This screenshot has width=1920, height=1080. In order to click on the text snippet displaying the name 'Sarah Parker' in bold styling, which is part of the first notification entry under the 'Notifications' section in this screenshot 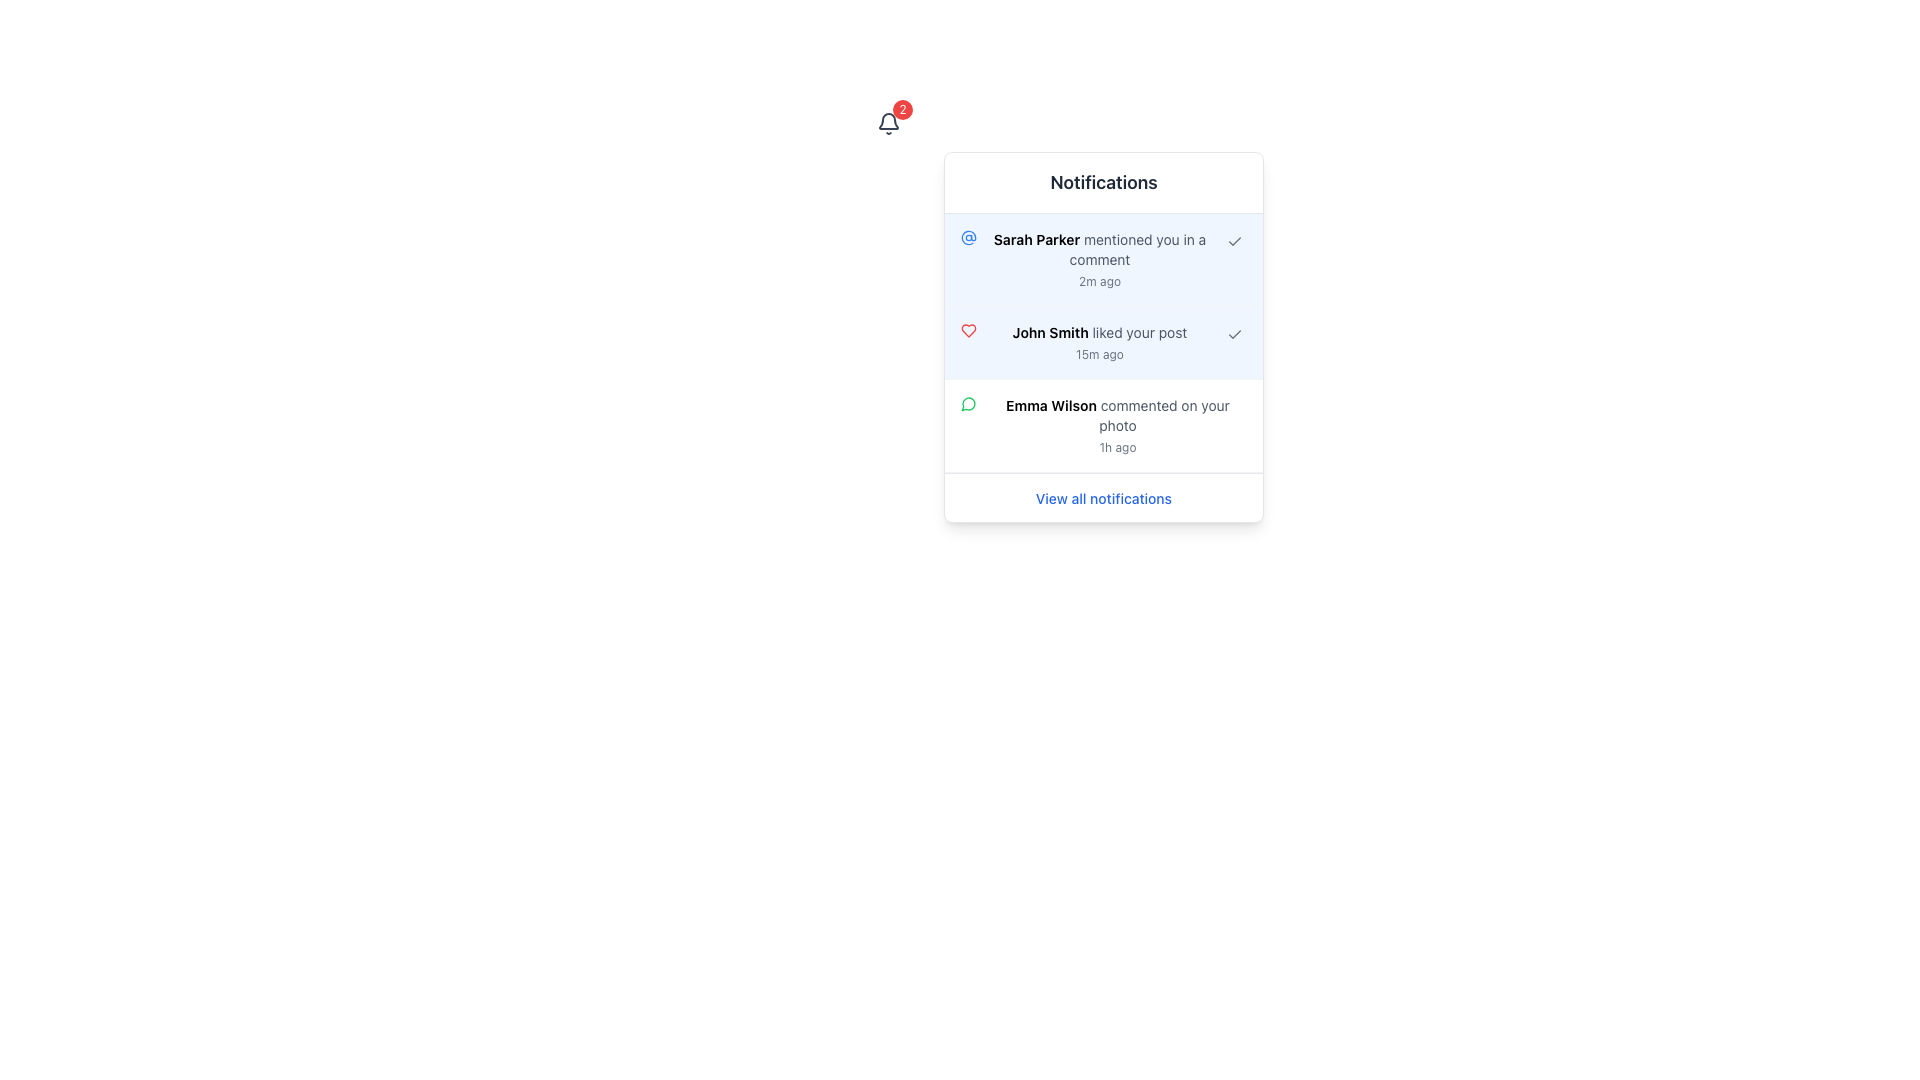, I will do `click(1036, 238)`.